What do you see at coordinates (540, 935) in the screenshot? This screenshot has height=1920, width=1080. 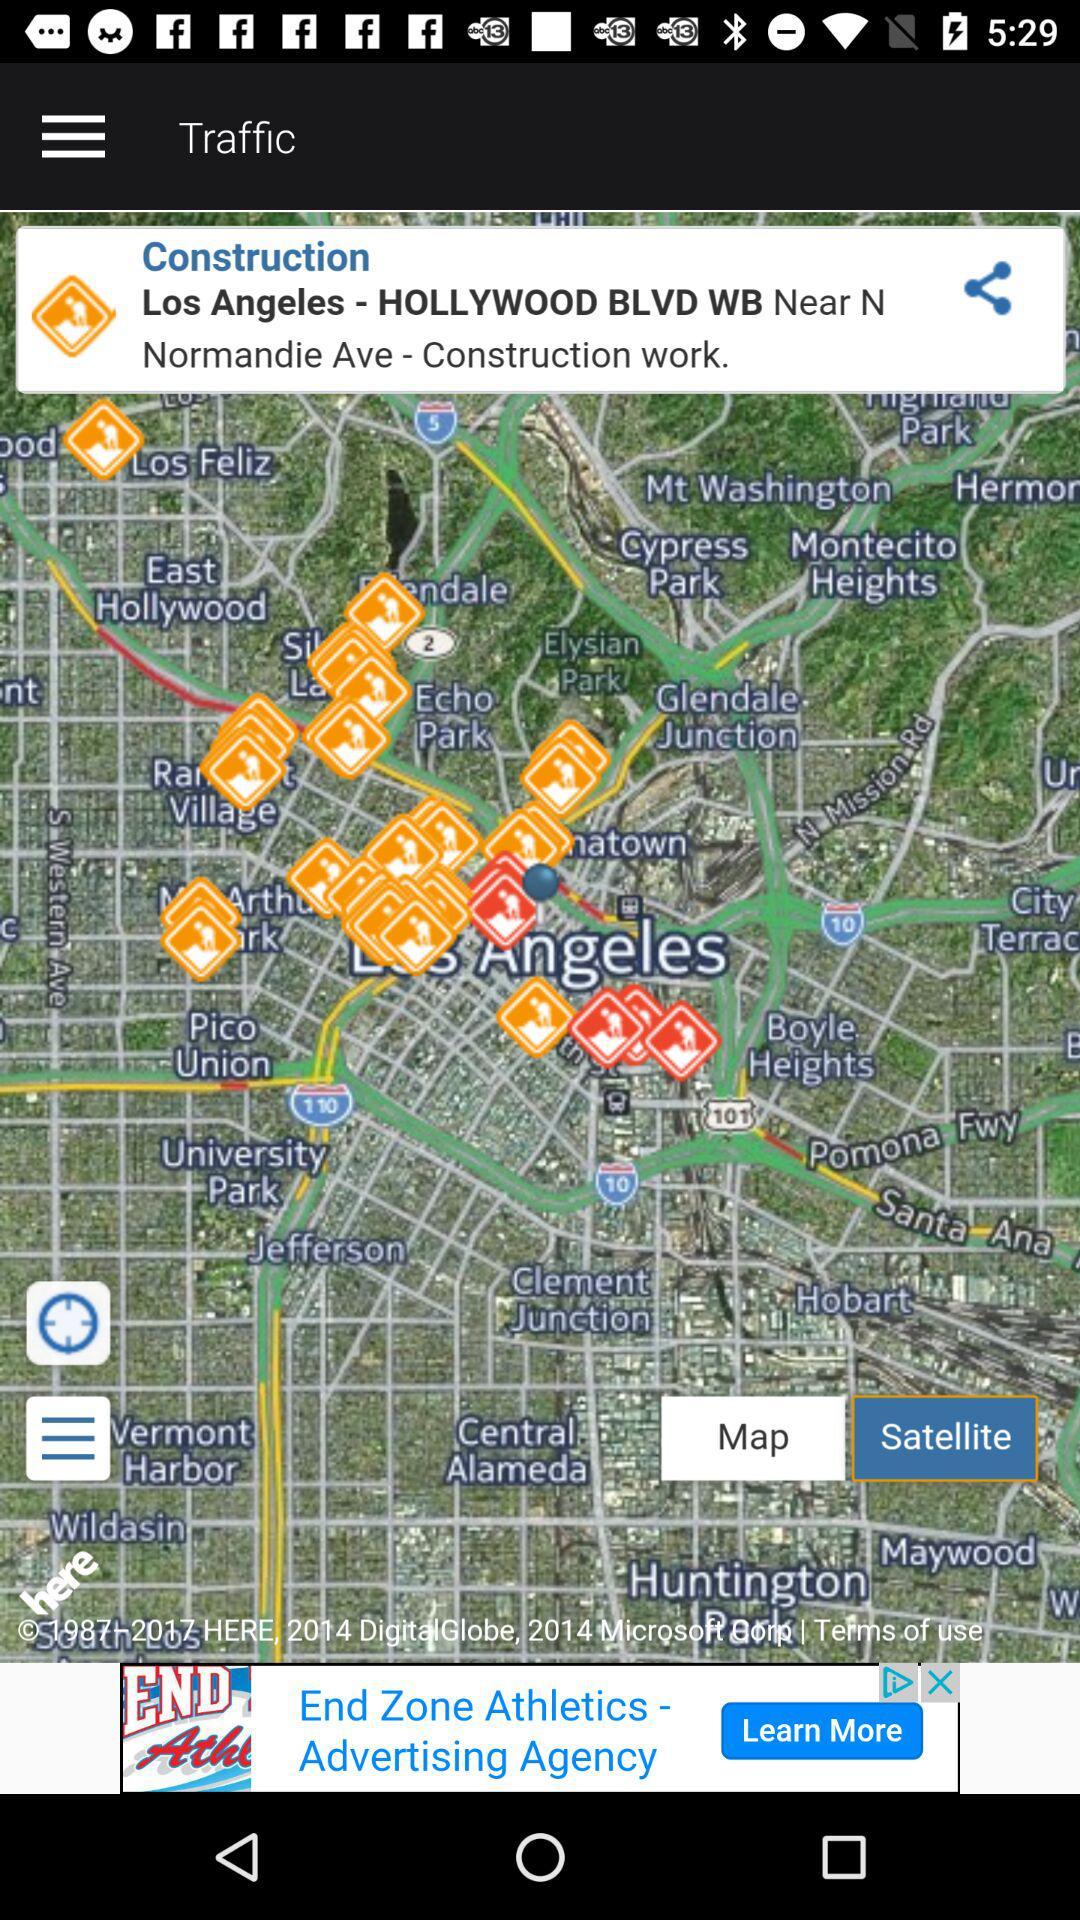 I see `google map` at bounding box center [540, 935].